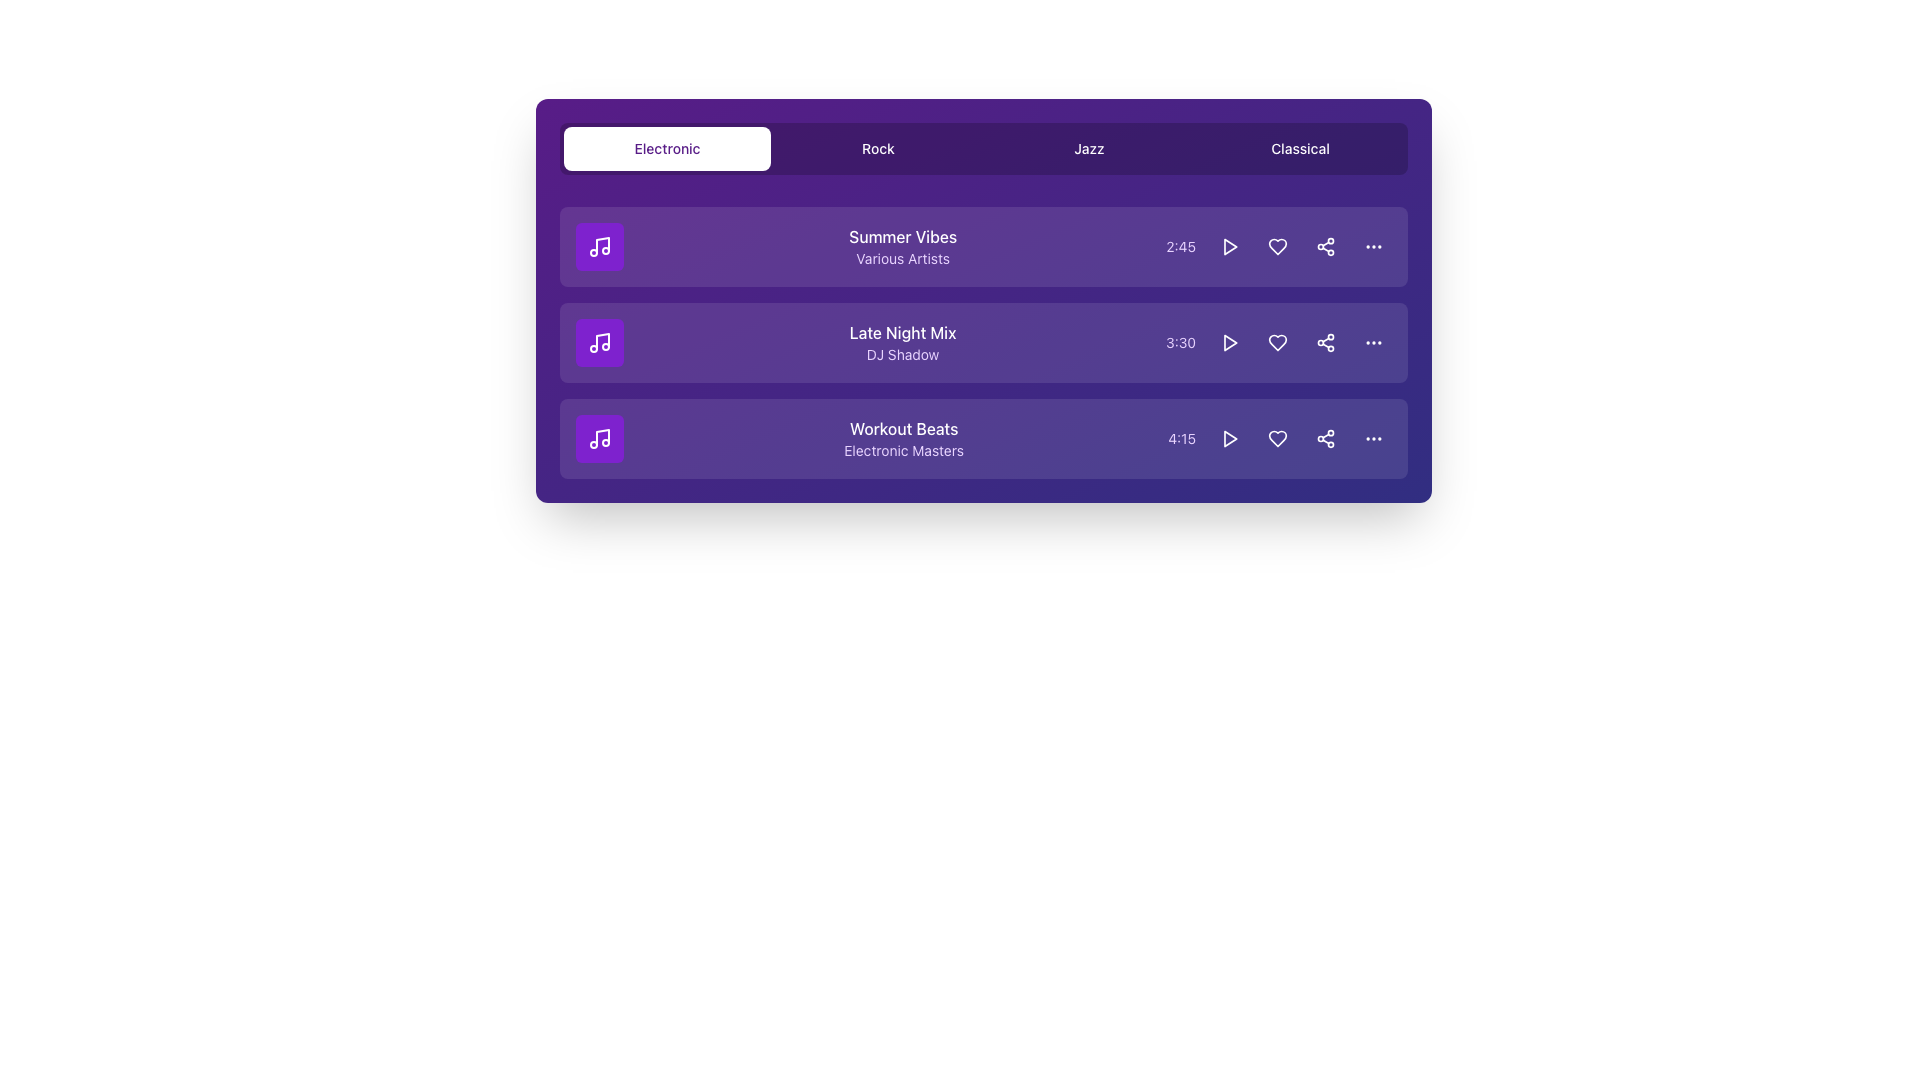 The image size is (1920, 1080). What do you see at coordinates (903, 451) in the screenshot?
I see `displayed text of the text label element showing 'Electronic Masters' in light purple against a dark purple background, located below 'Workout Beats' in the list view` at bounding box center [903, 451].